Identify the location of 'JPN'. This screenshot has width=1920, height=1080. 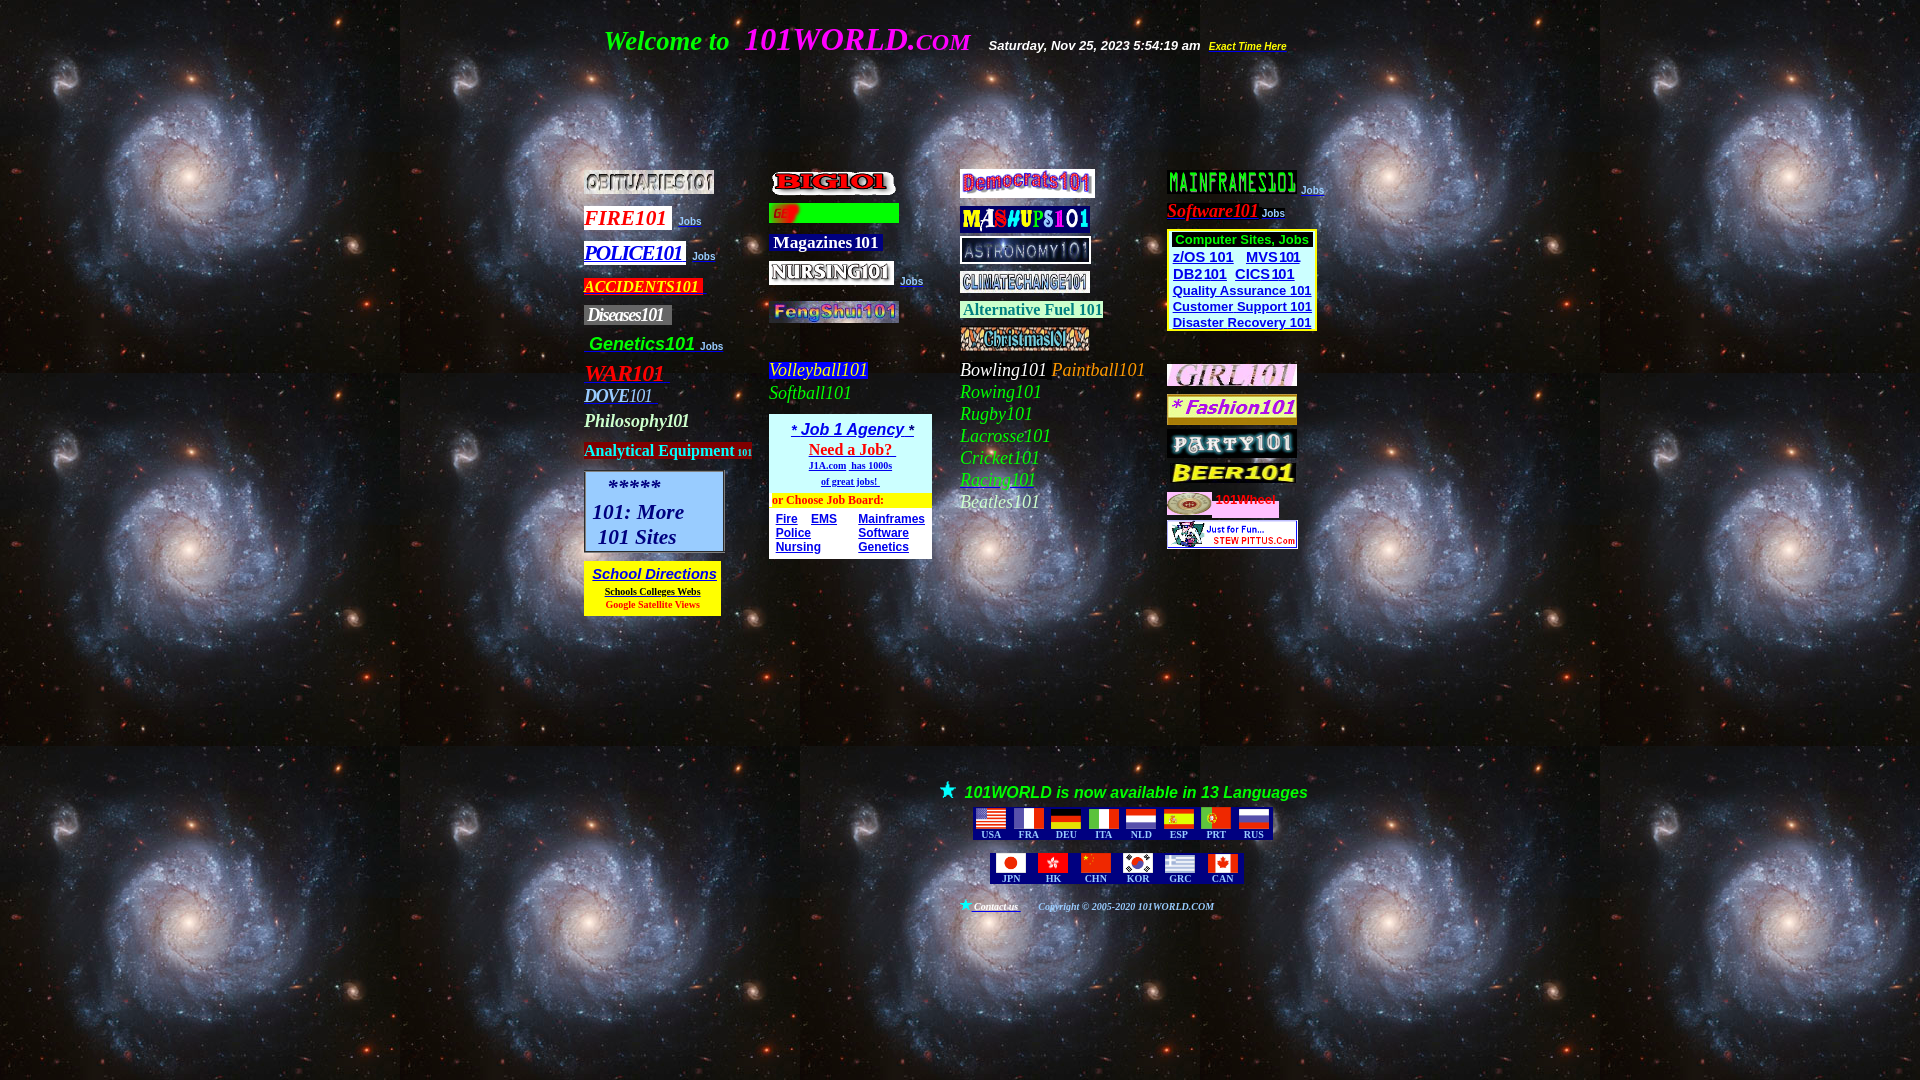
(1011, 876).